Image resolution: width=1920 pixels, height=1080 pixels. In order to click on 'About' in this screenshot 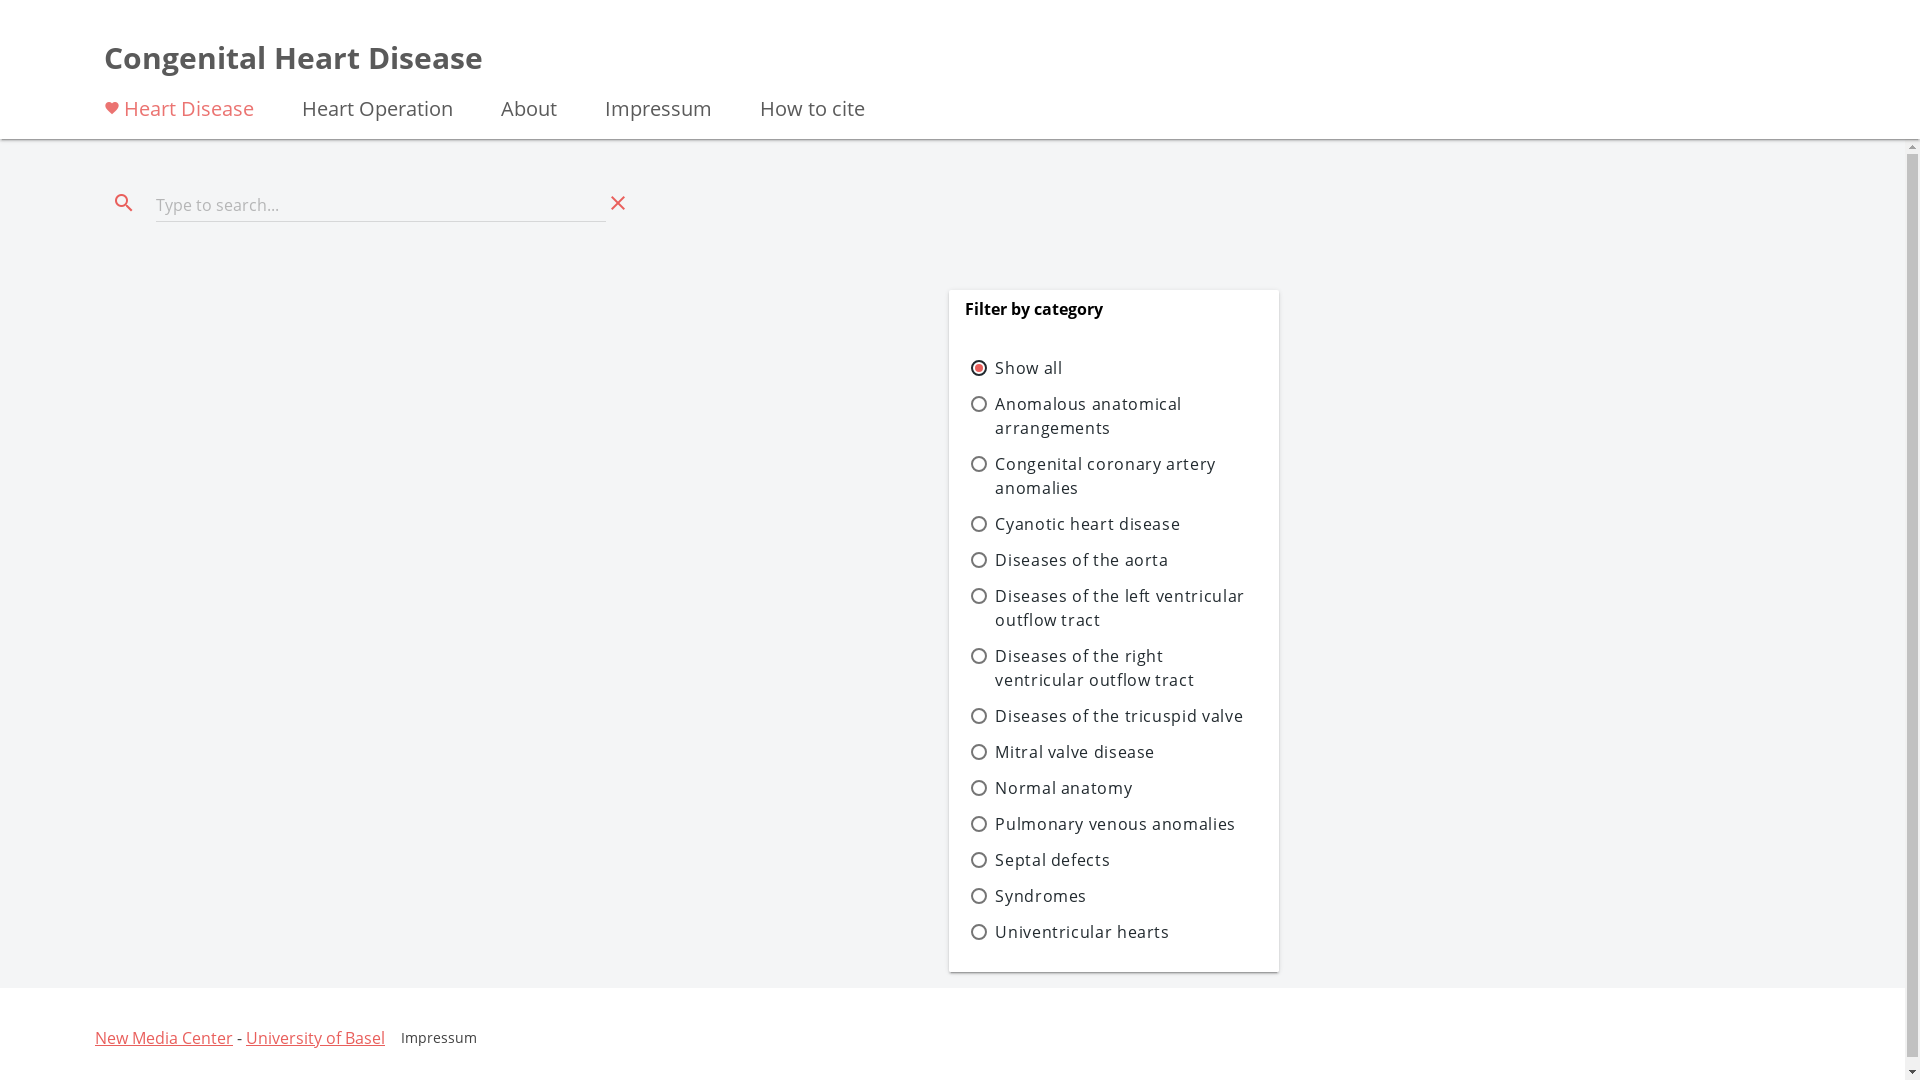, I will do `click(528, 107)`.